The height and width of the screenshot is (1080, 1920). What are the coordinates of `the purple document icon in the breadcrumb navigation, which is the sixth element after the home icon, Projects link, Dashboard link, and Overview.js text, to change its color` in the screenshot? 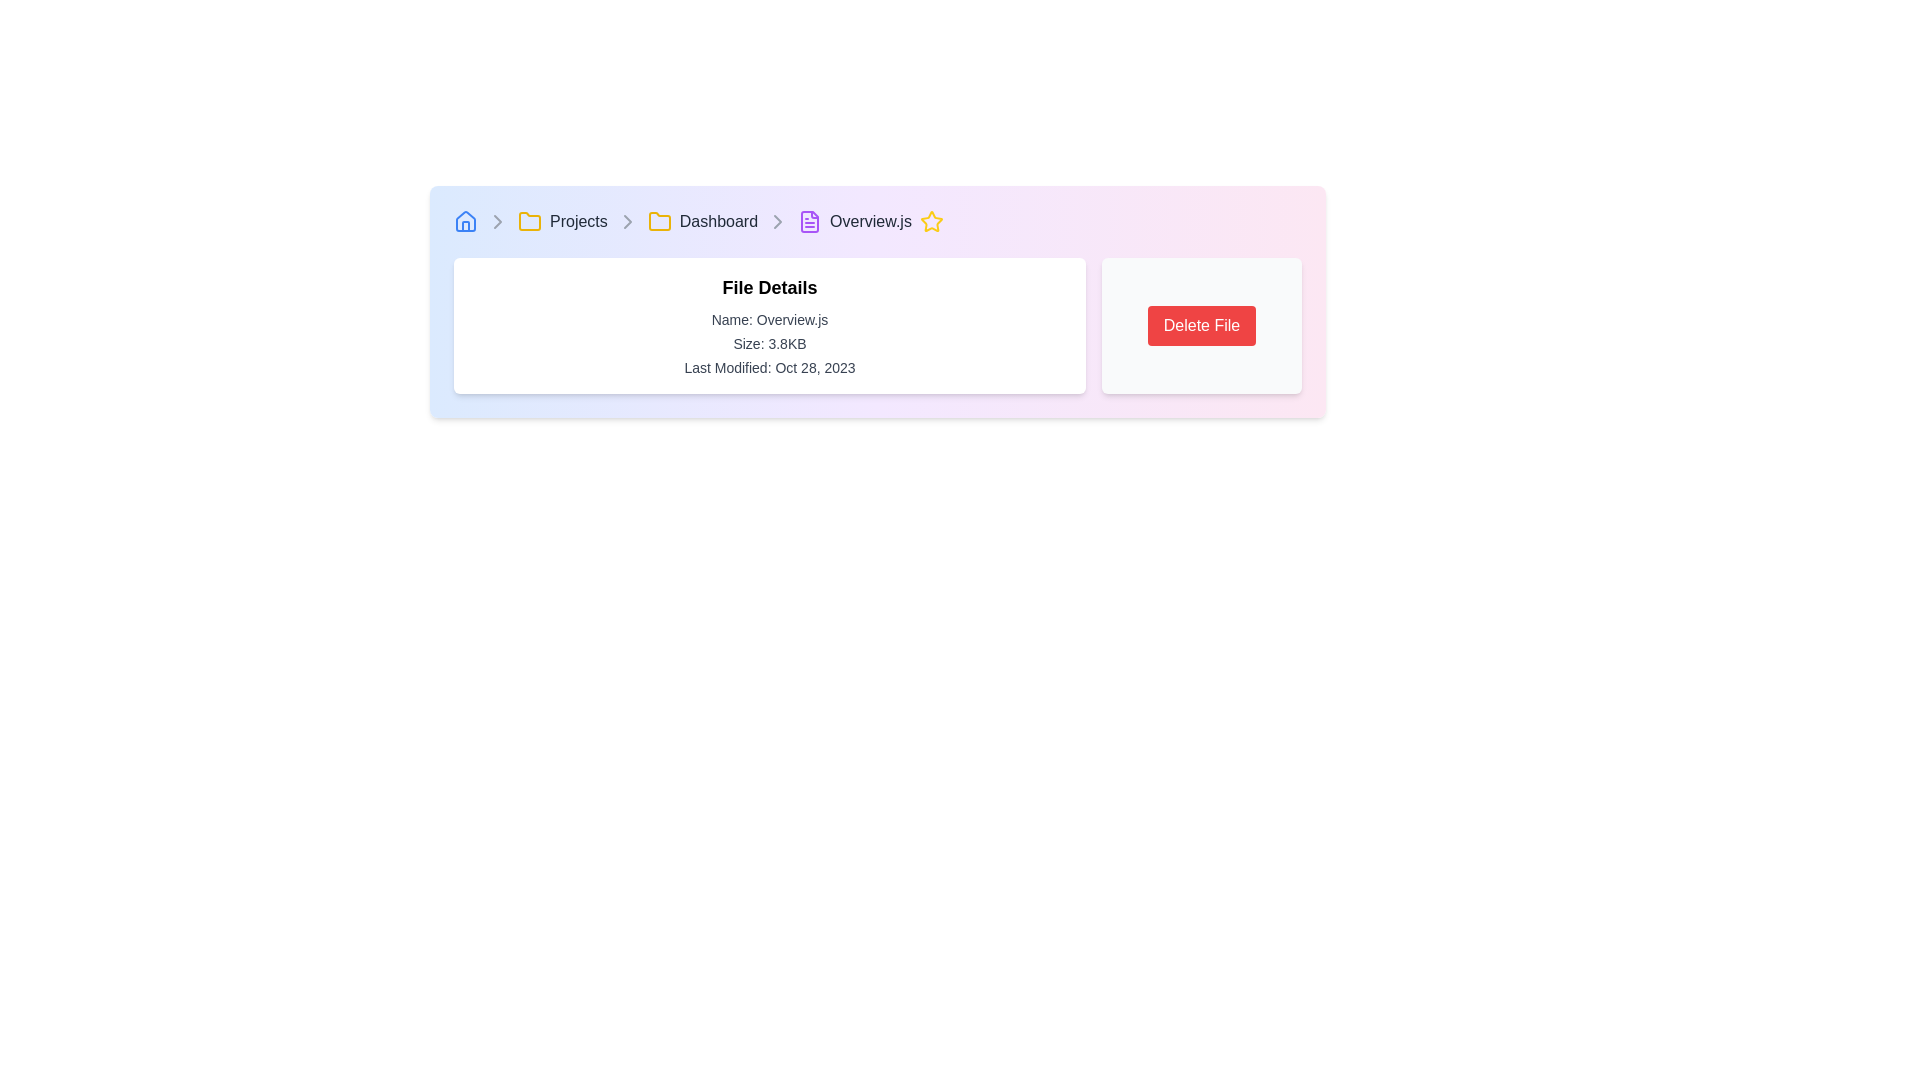 It's located at (810, 222).